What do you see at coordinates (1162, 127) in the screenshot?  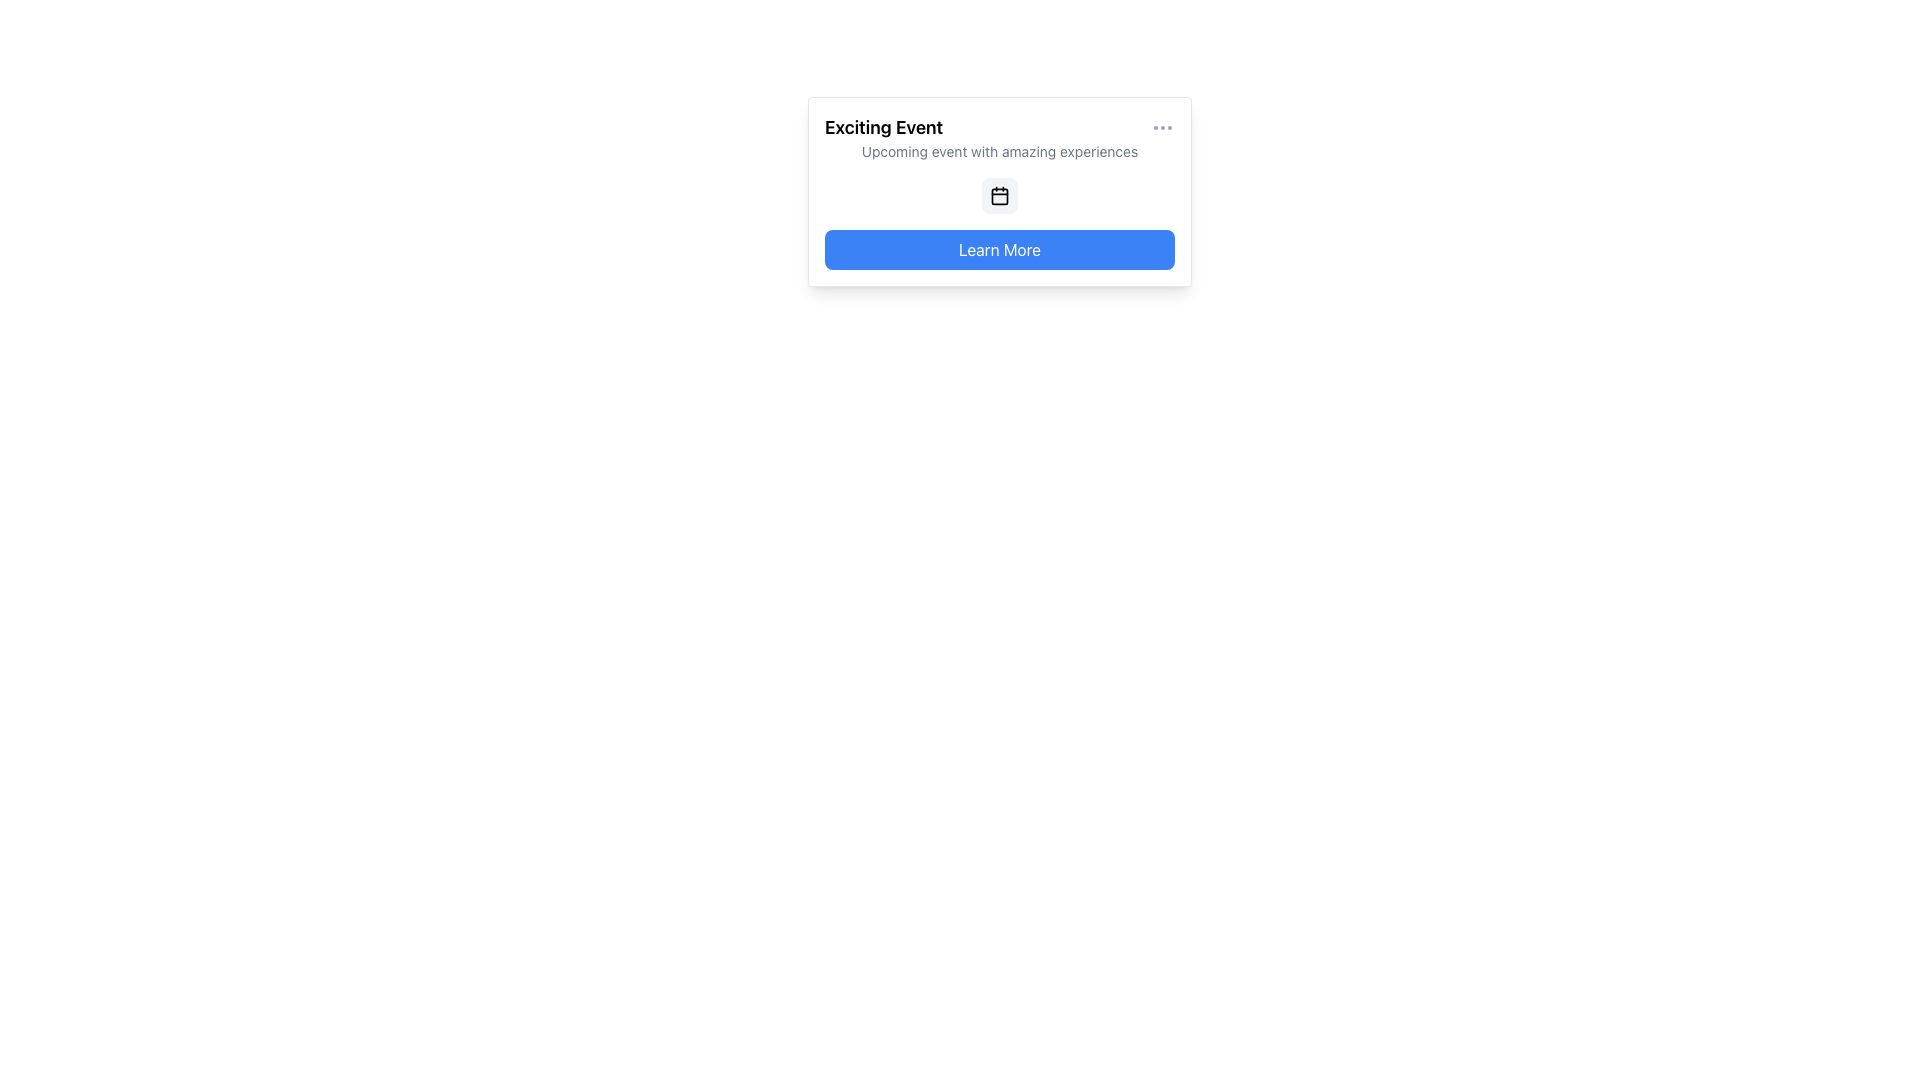 I see `the Horizontal Ellipsis Icon located at the upper-right corner of the 'Exciting Event' card to show additional options` at bounding box center [1162, 127].